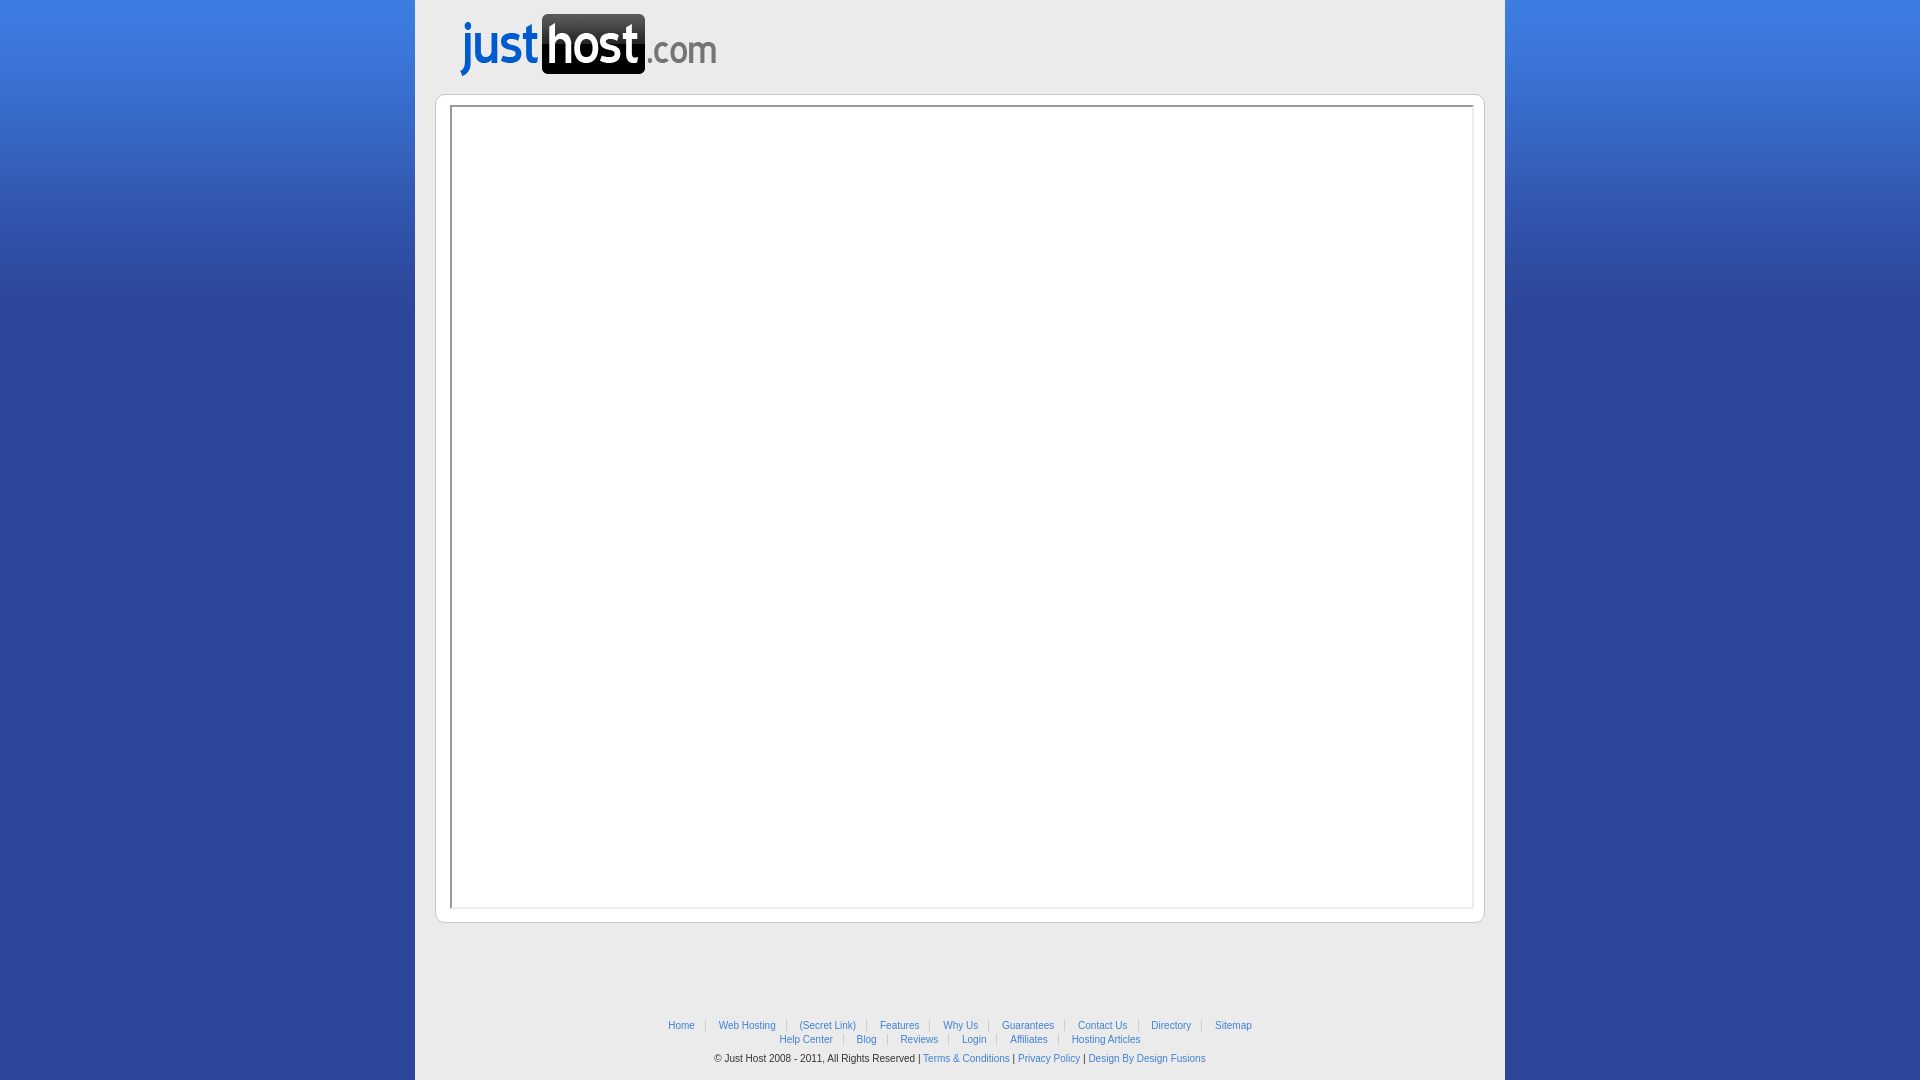 The height and width of the screenshot is (1080, 1920). I want to click on '(Secret Link)', so click(800, 1025).